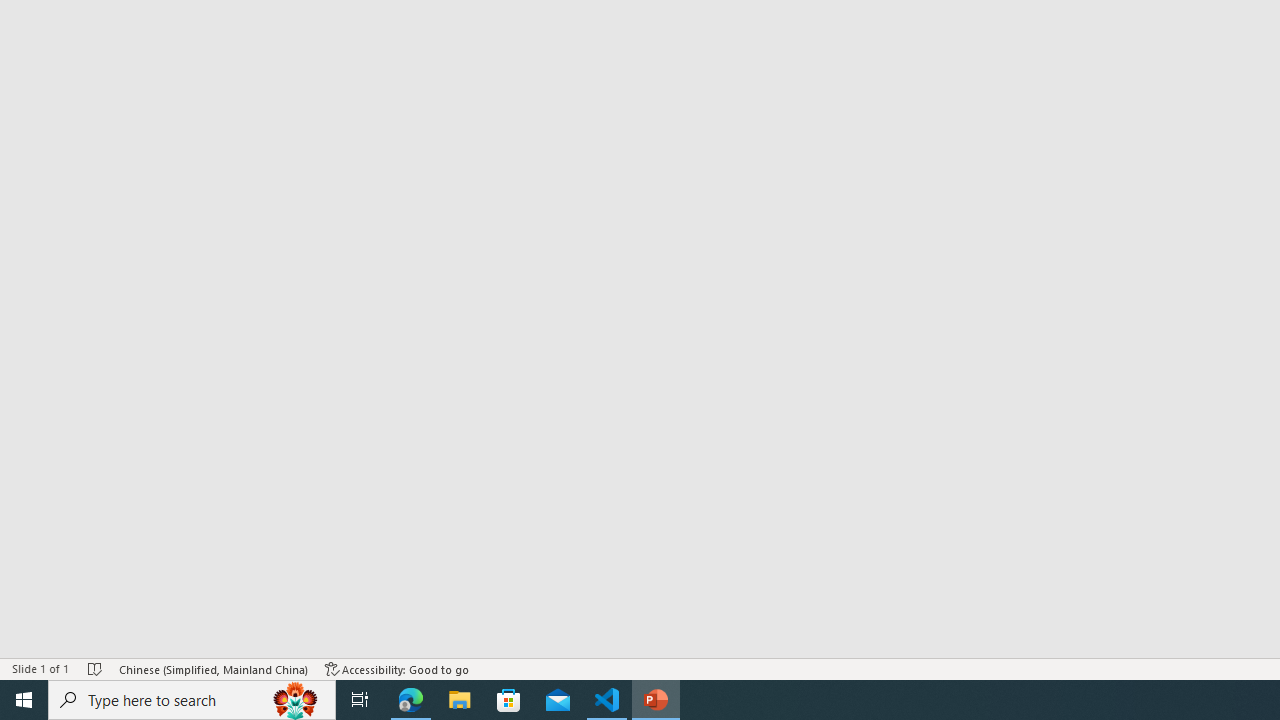 This screenshot has height=720, width=1280. I want to click on 'Accessibility Checker Accessibility: Good to go', so click(397, 669).